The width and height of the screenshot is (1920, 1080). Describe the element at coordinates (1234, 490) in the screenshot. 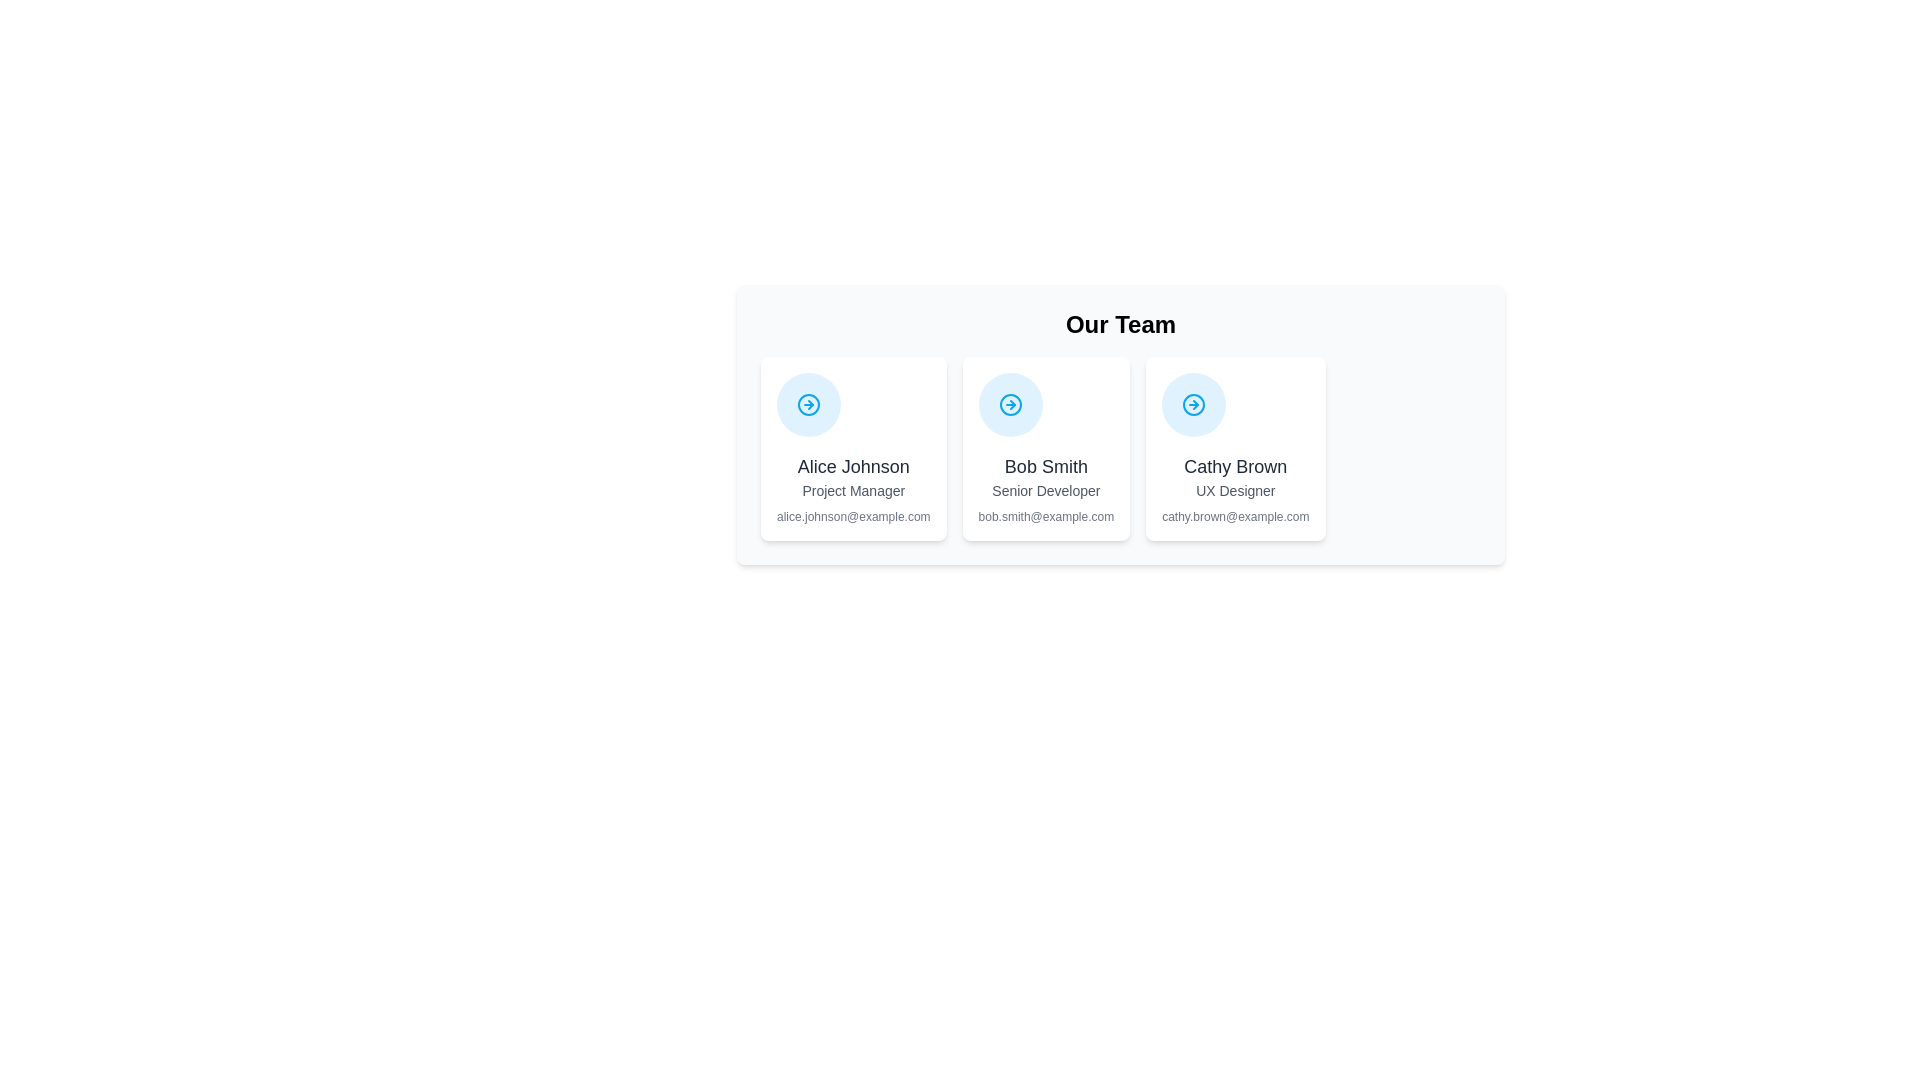

I see `the text label displaying the role or designation of Cathy Brown, located in the bottom-middle area of her card` at that location.